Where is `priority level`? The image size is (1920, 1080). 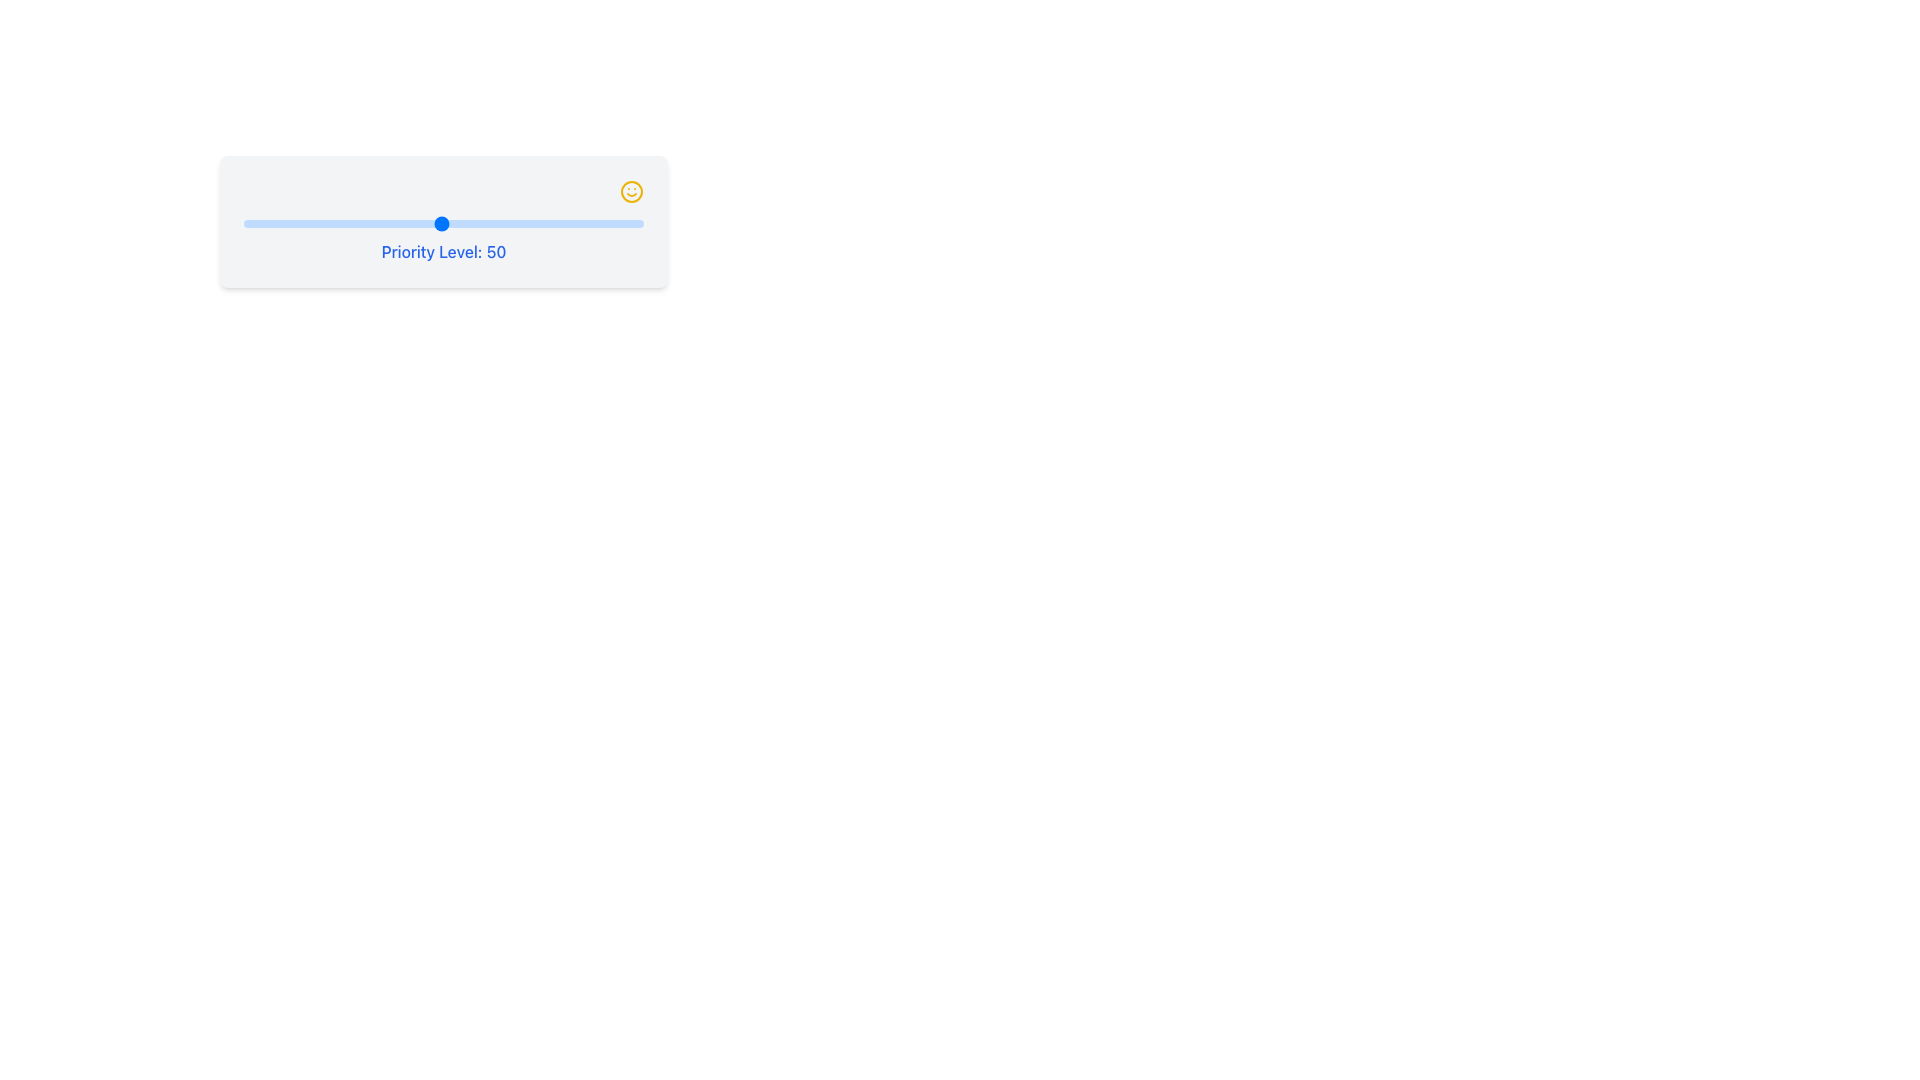 priority level is located at coordinates (618, 223).